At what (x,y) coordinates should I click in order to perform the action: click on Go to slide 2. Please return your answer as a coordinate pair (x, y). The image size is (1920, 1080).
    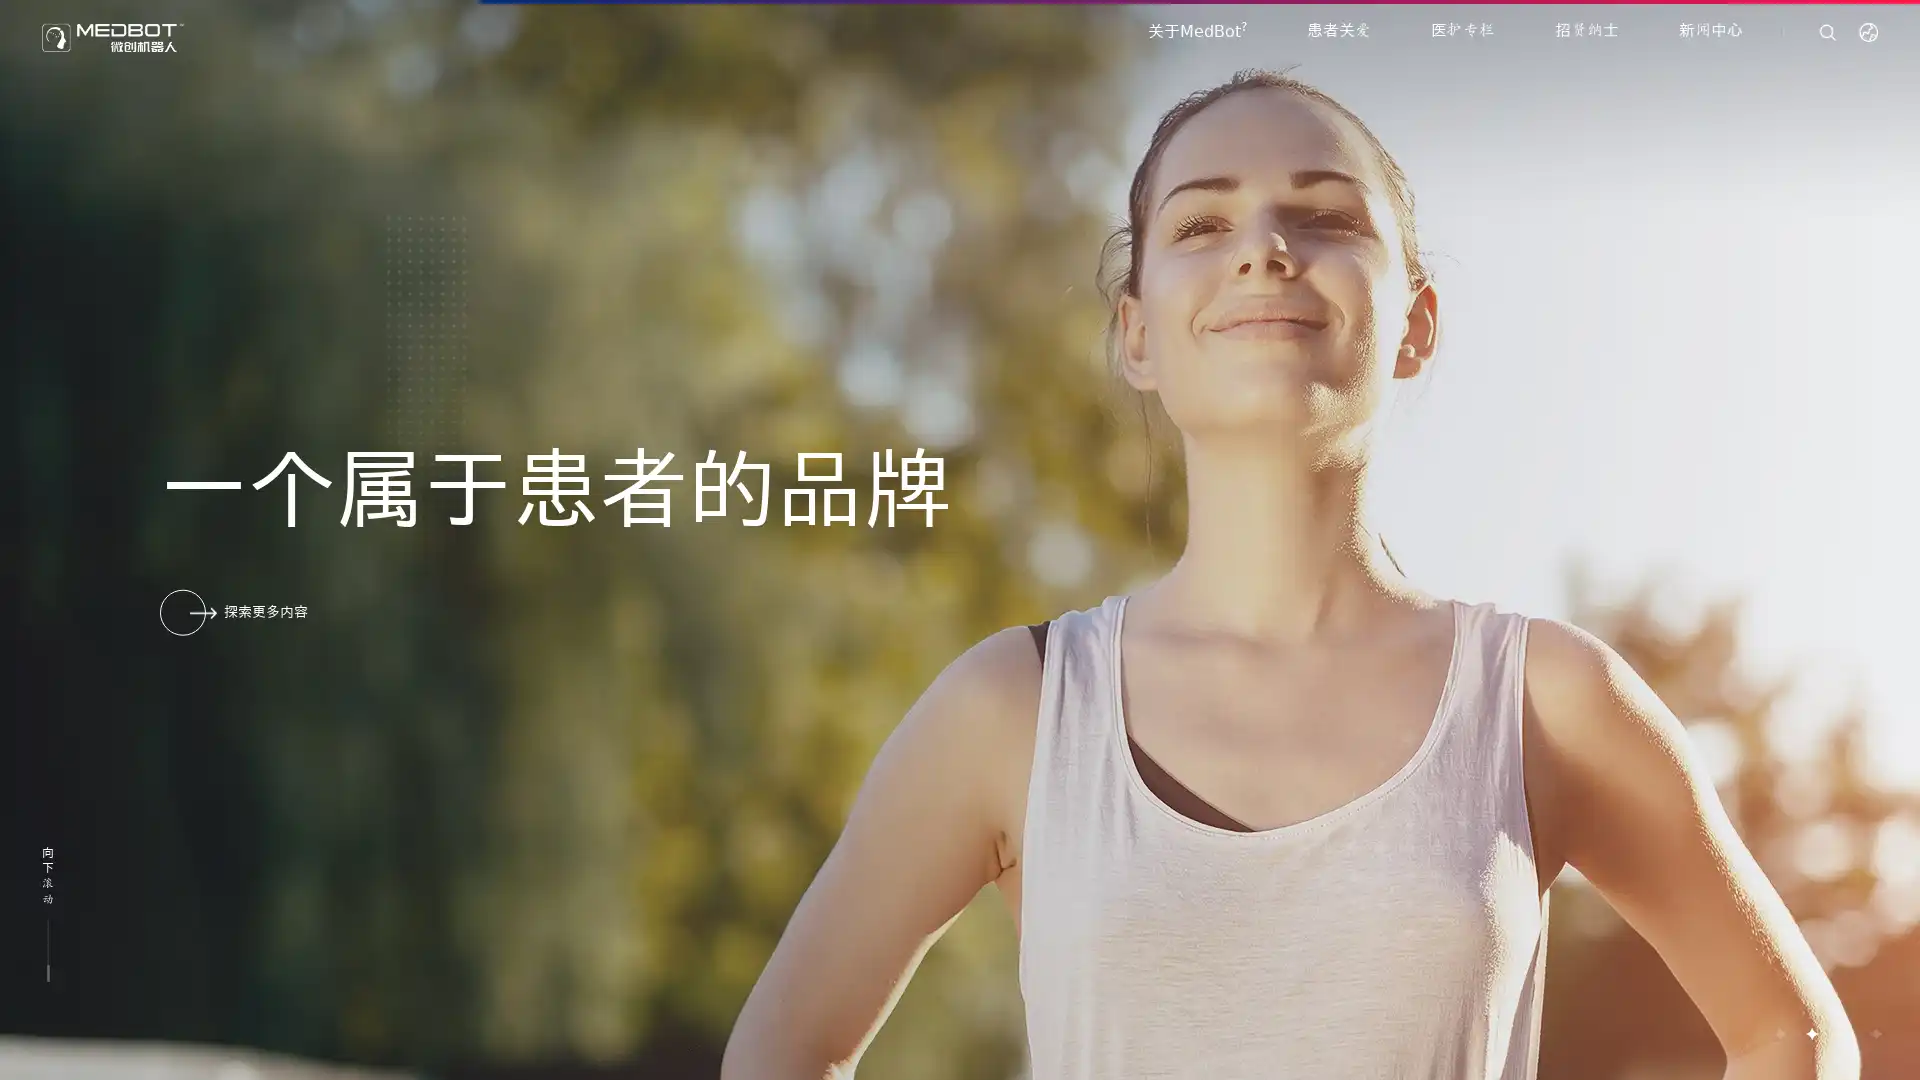
    Looking at the image, I should click on (1810, 1033).